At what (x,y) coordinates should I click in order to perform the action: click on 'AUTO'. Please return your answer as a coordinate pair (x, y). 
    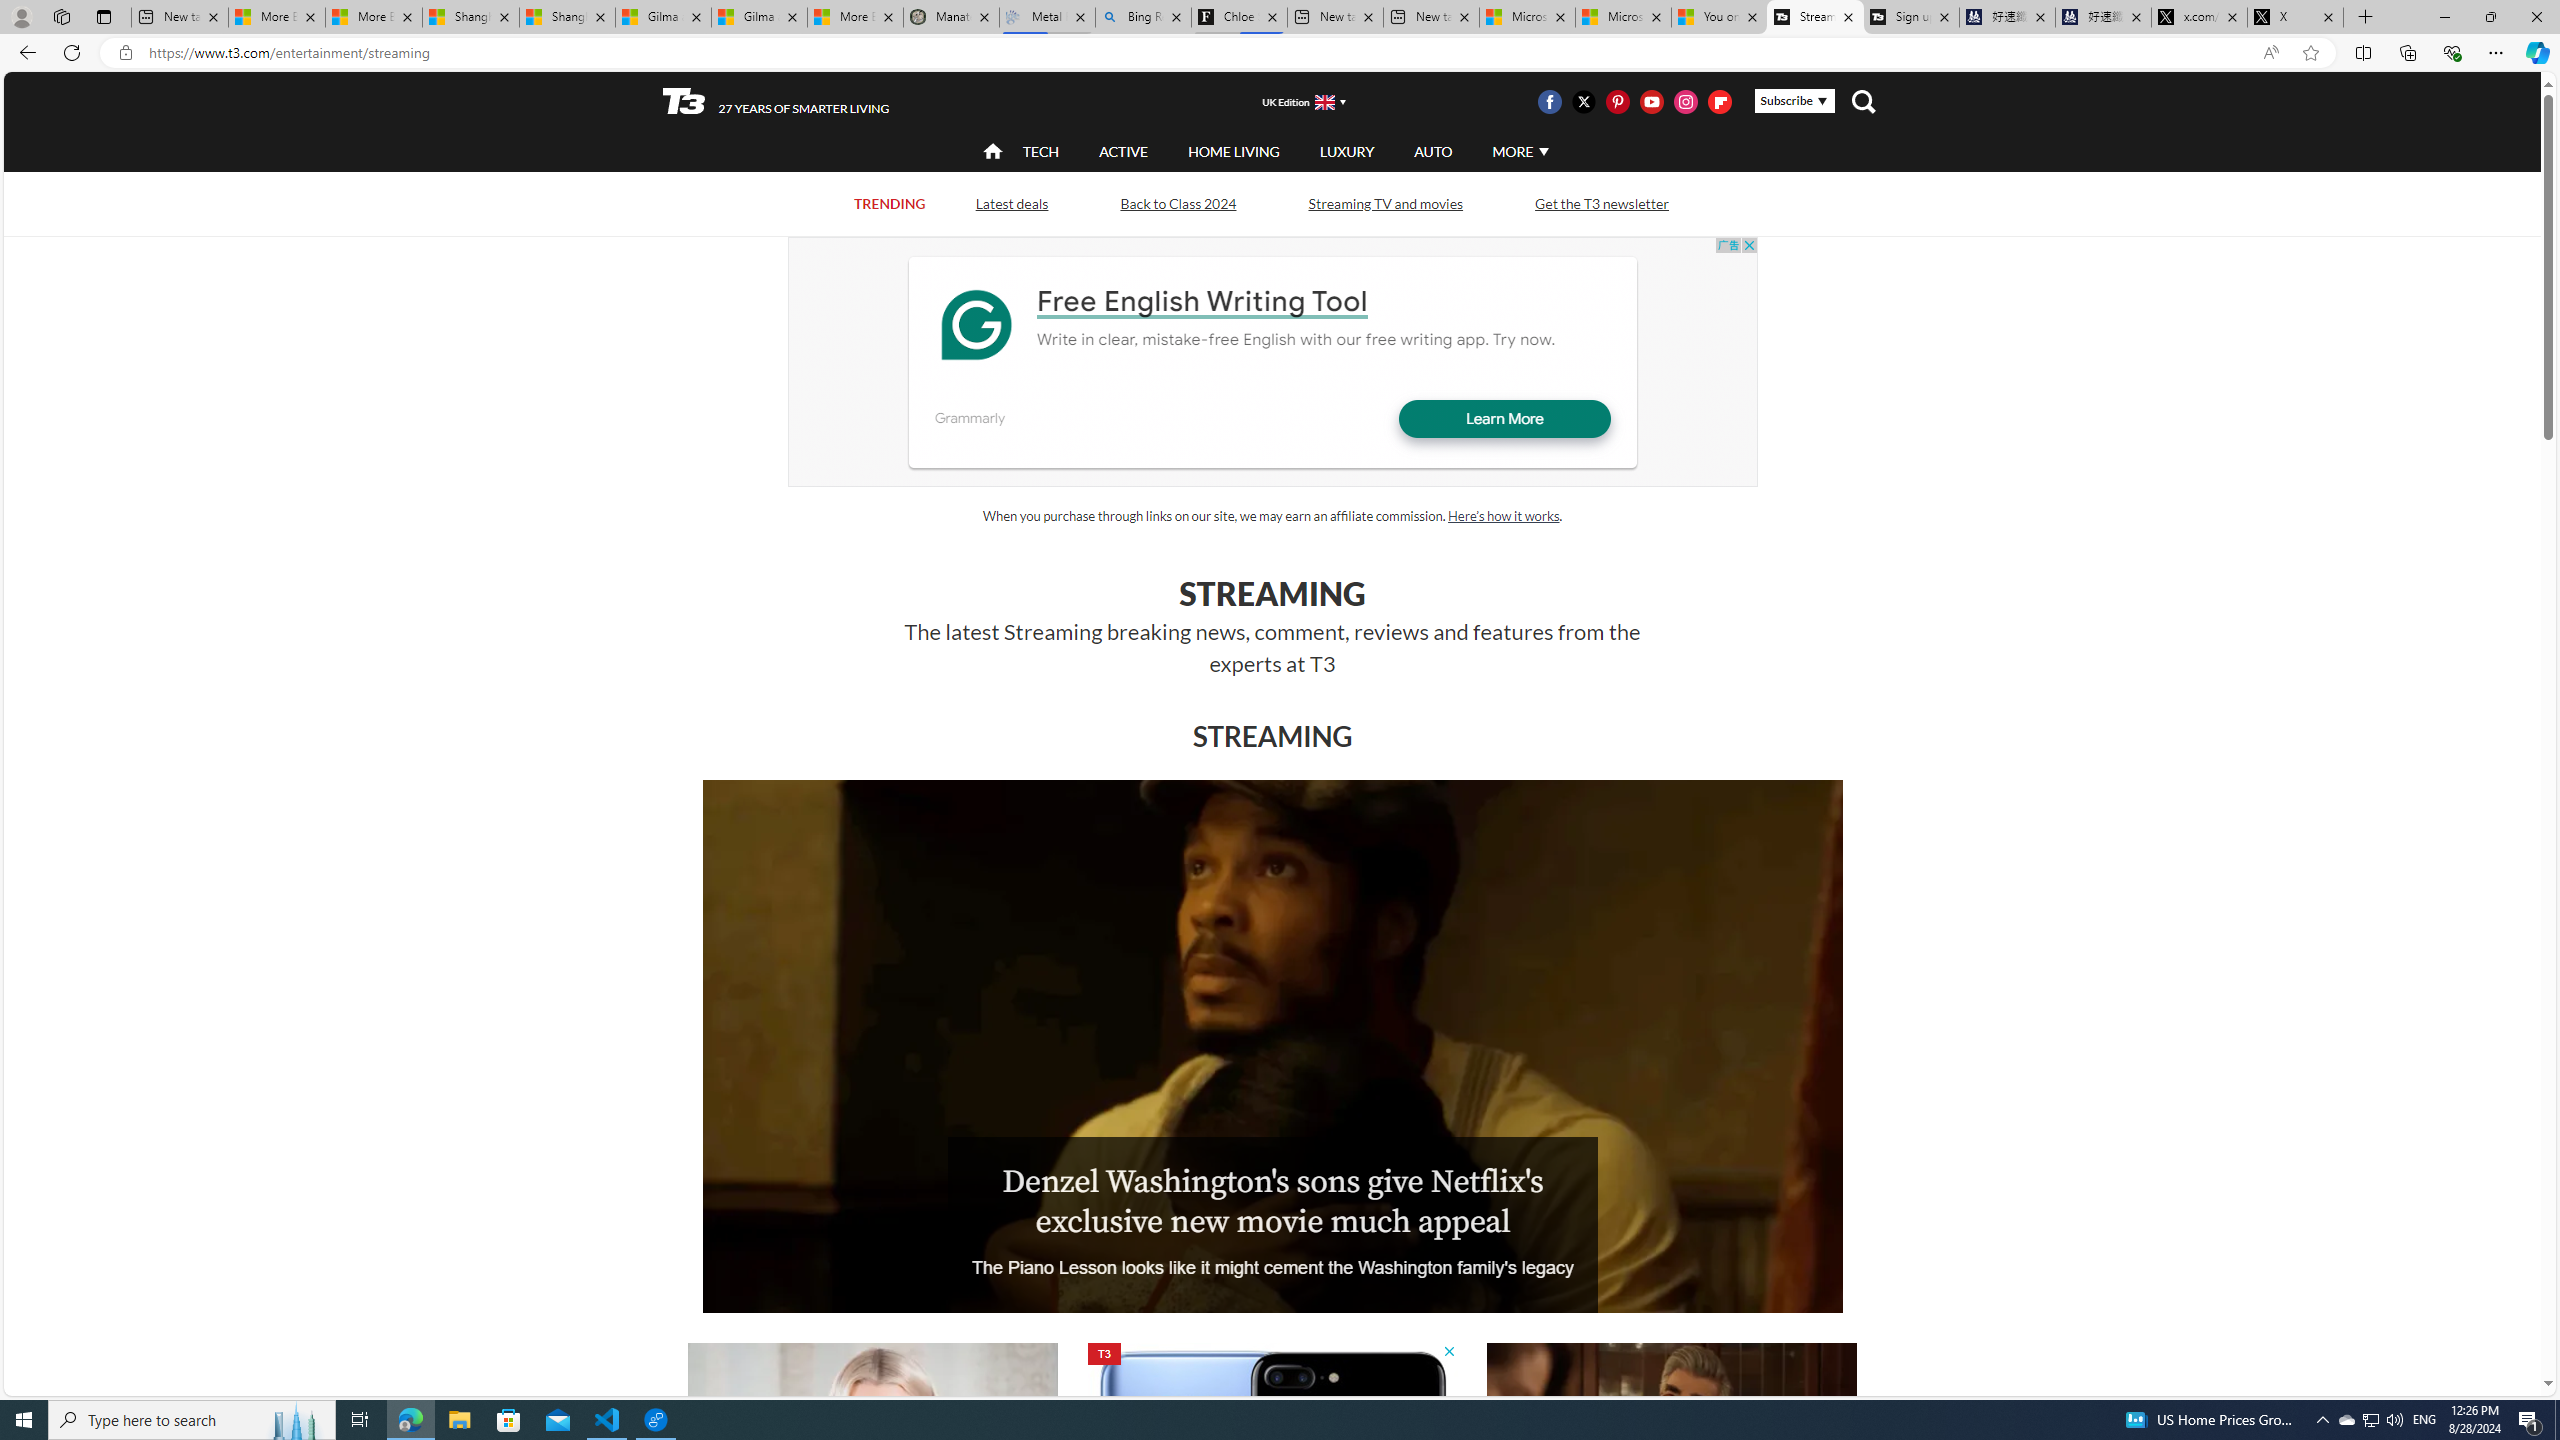
    Looking at the image, I should click on (1432, 150).